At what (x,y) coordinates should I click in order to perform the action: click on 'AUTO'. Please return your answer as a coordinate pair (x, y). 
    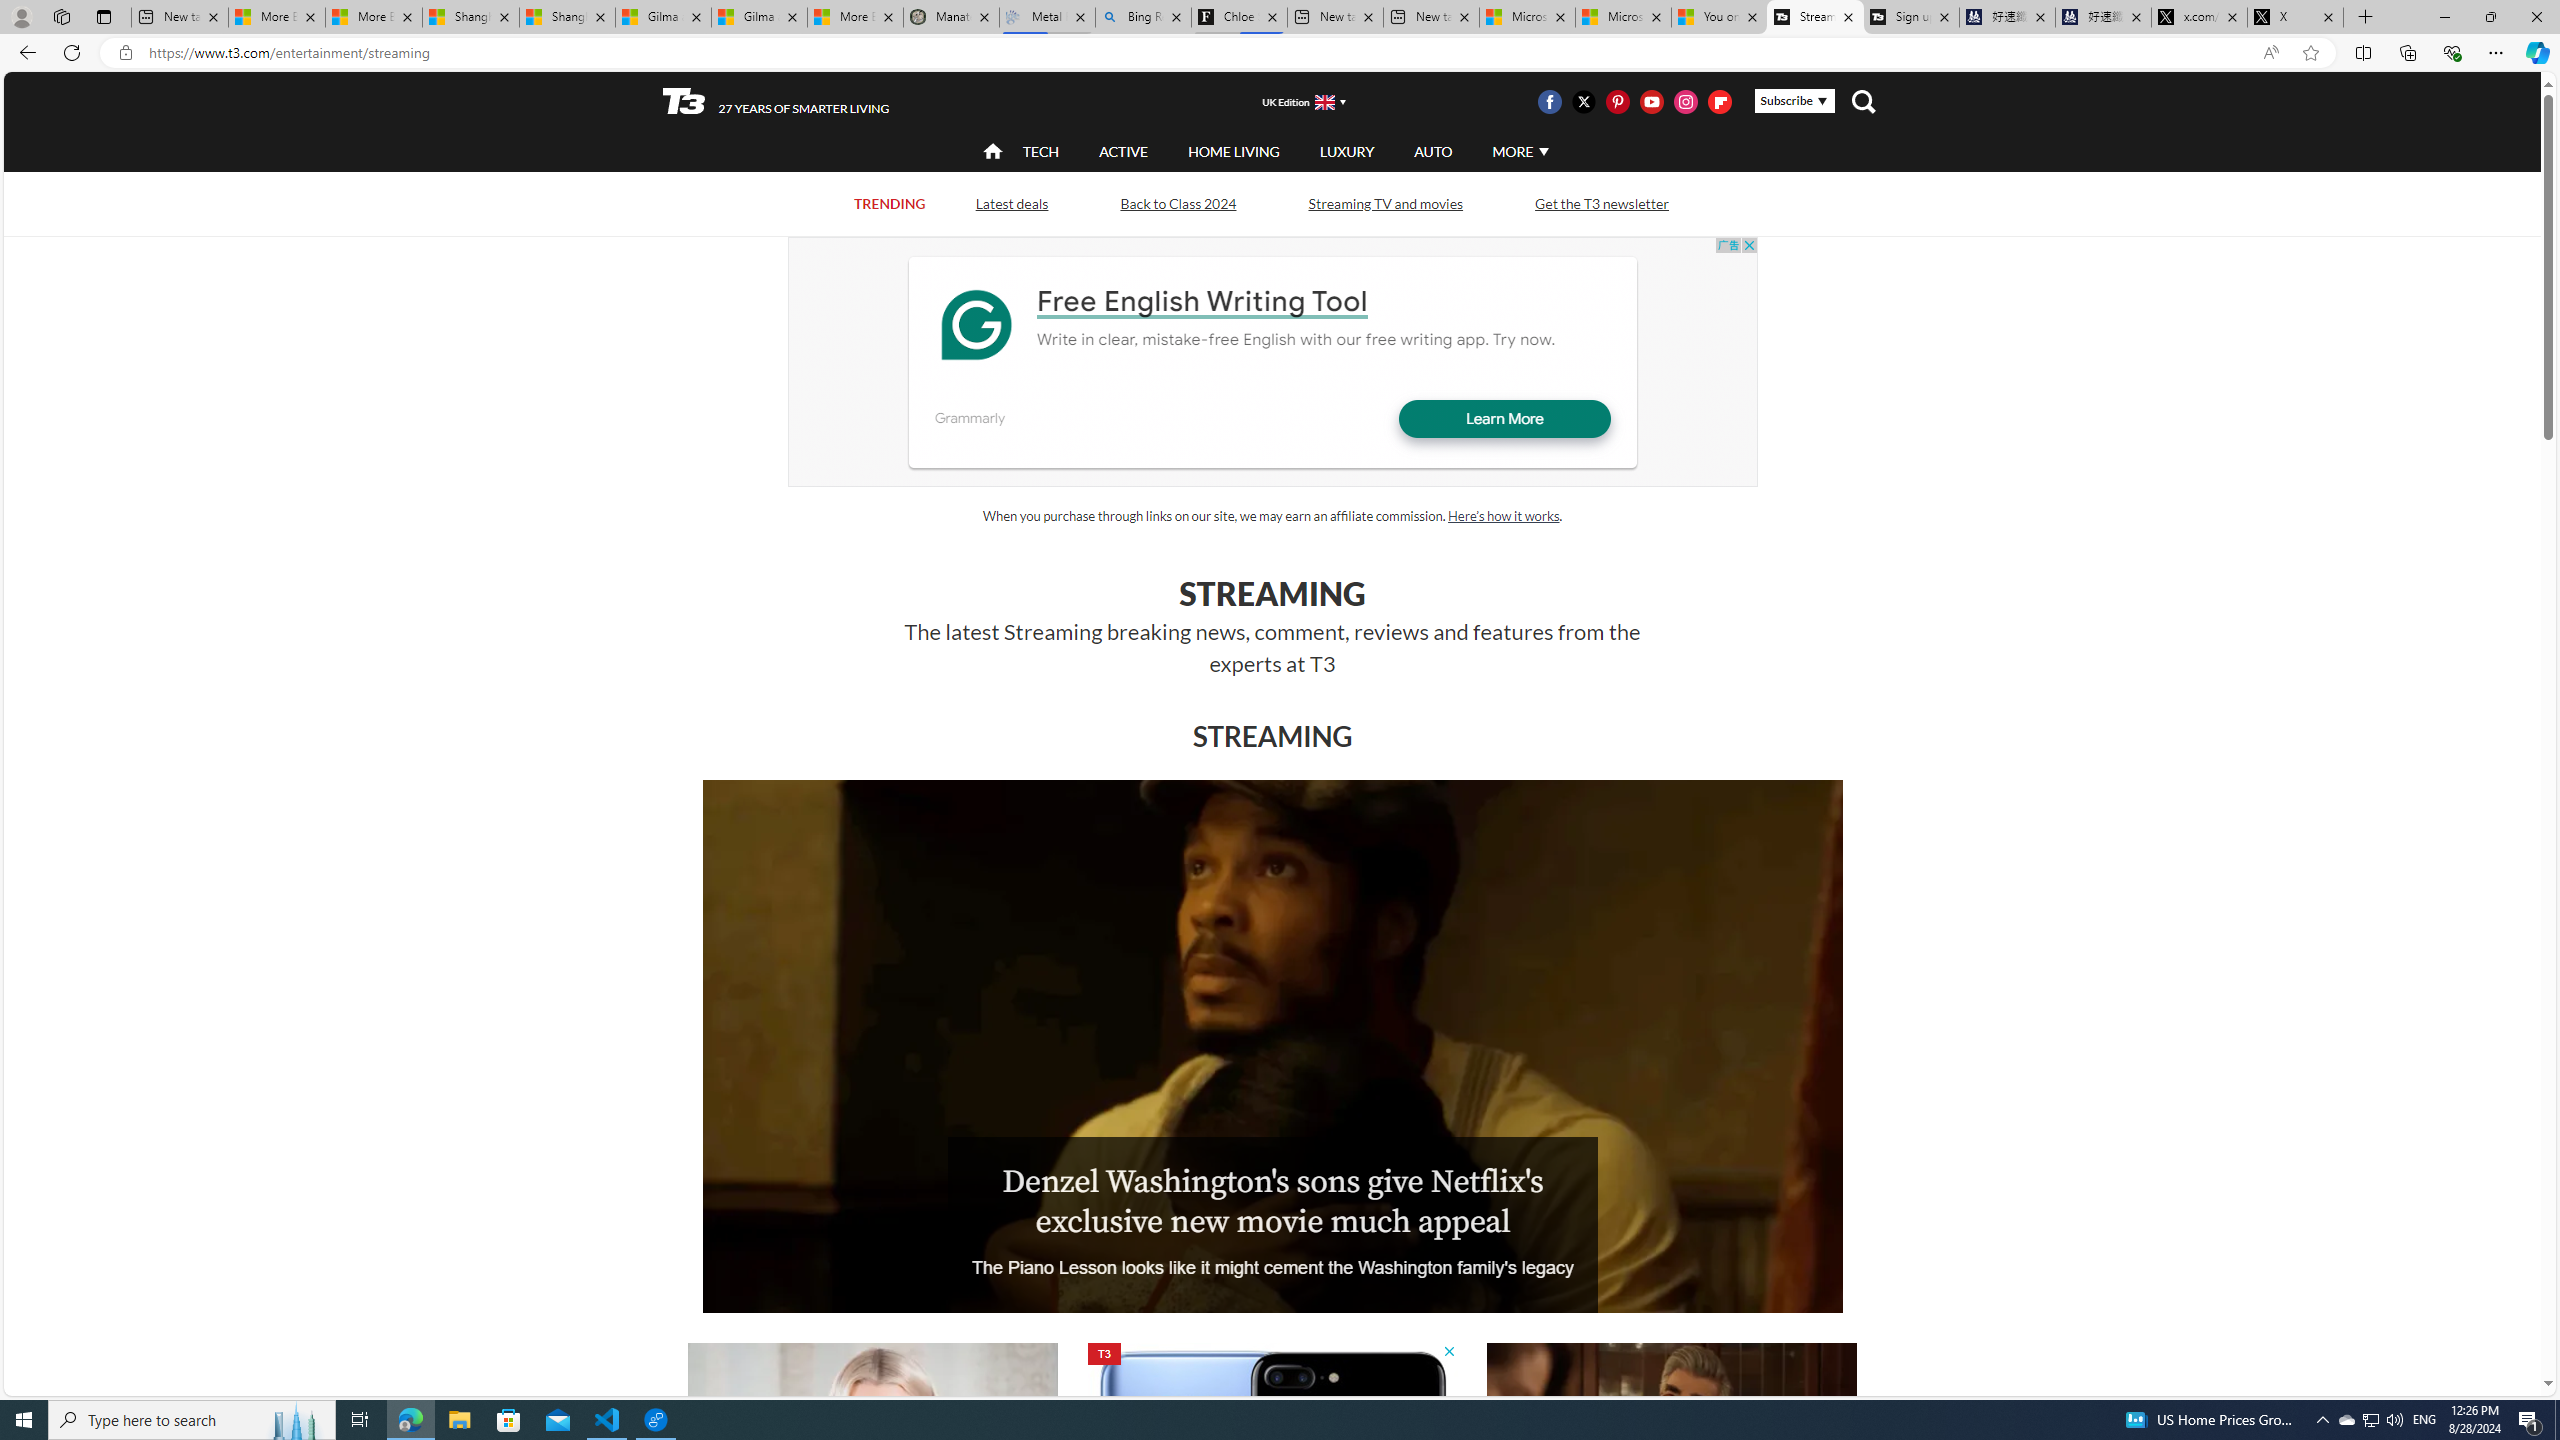
    Looking at the image, I should click on (1432, 150).